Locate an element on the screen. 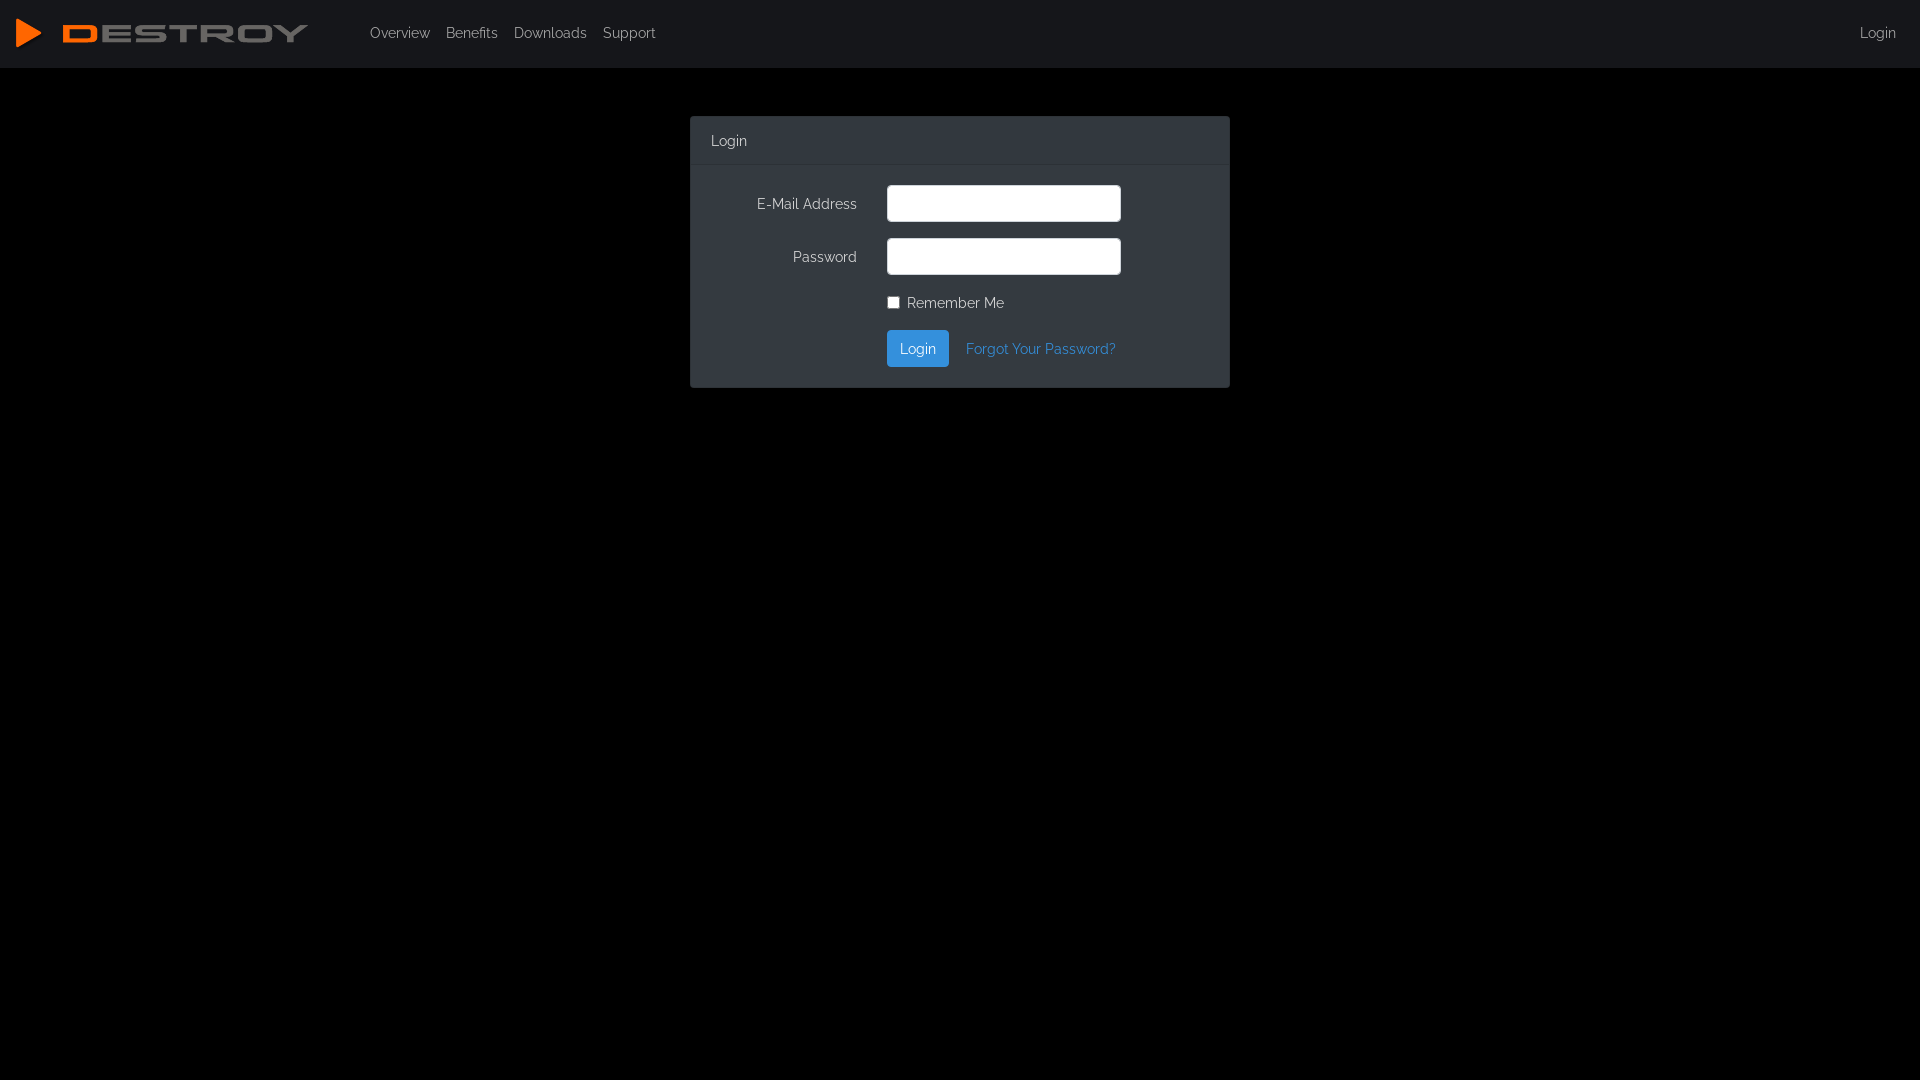 Image resolution: width=1920 pixels, height=1080 pixels. 'Overview' is located at coordinates (361, 32).